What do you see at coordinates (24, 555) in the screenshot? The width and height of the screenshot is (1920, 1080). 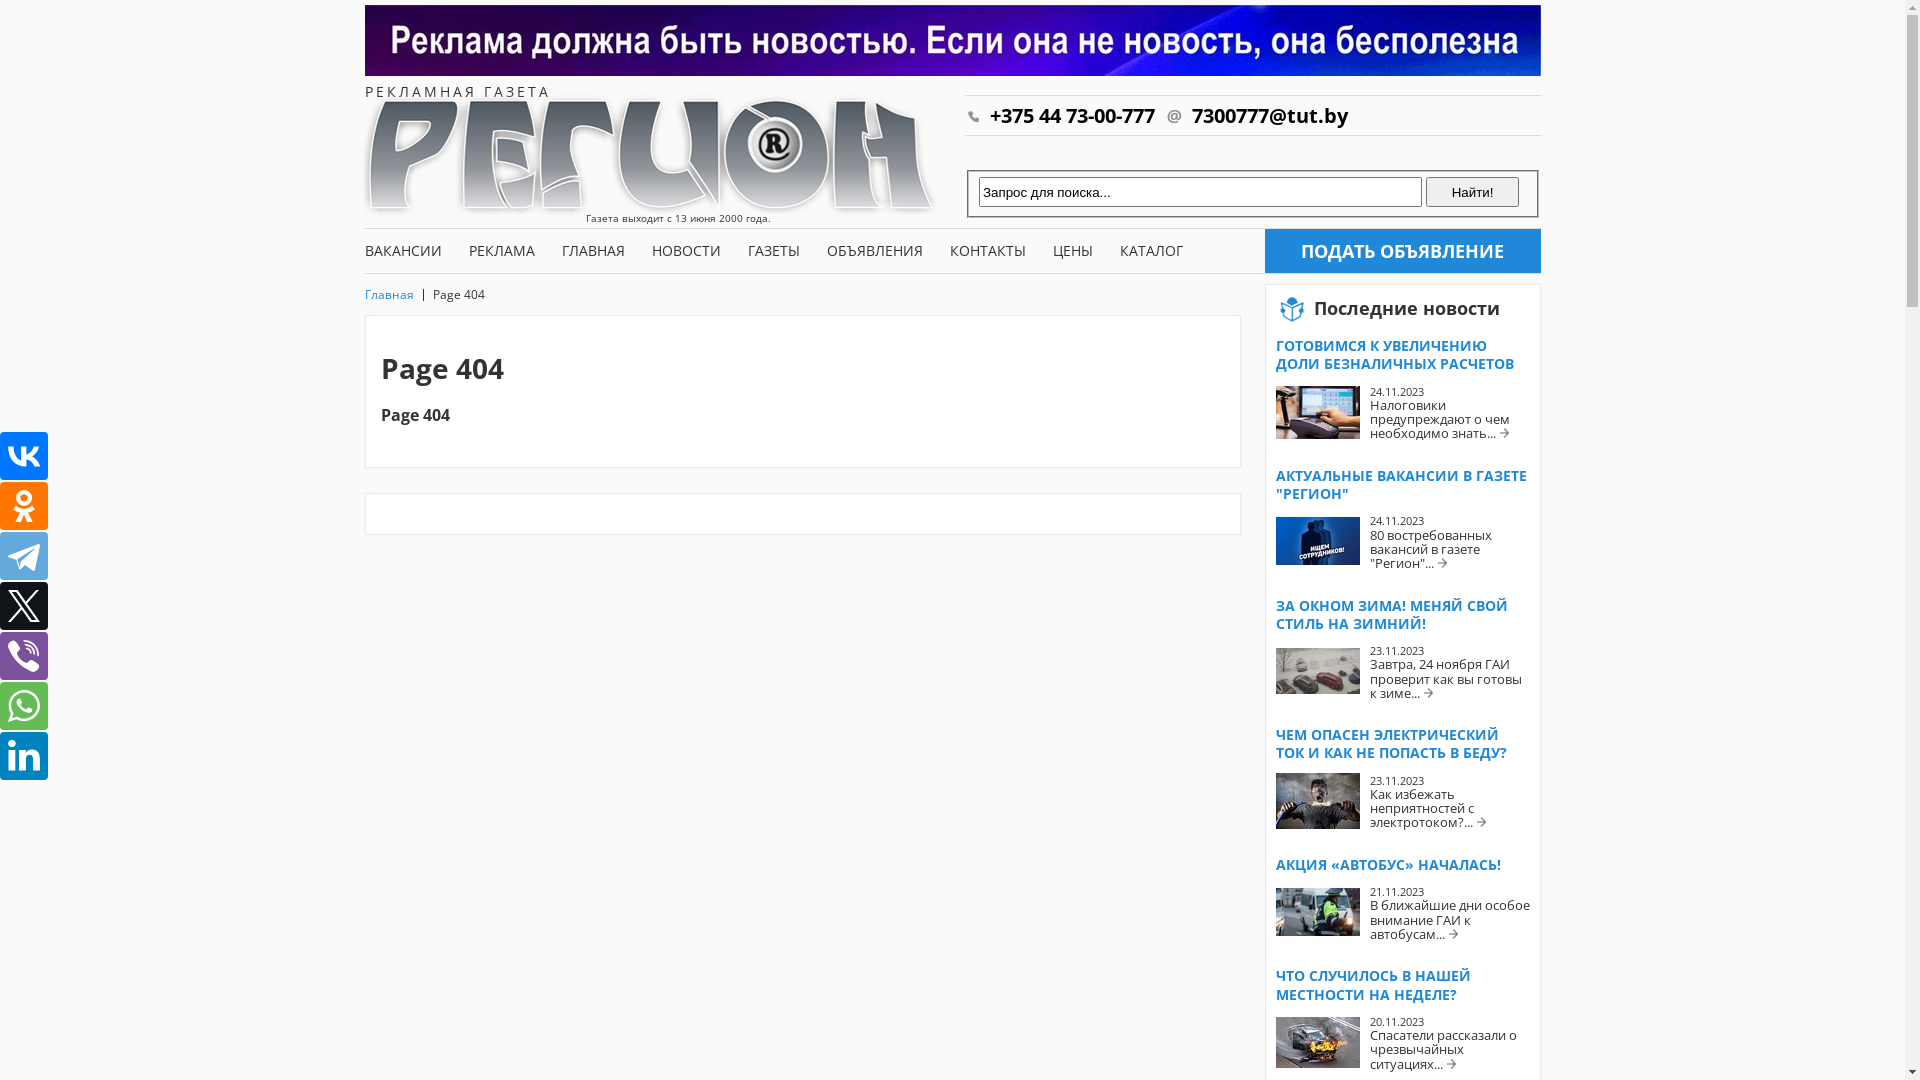 I see `'Telegram'` at bounding box center [24, 555].